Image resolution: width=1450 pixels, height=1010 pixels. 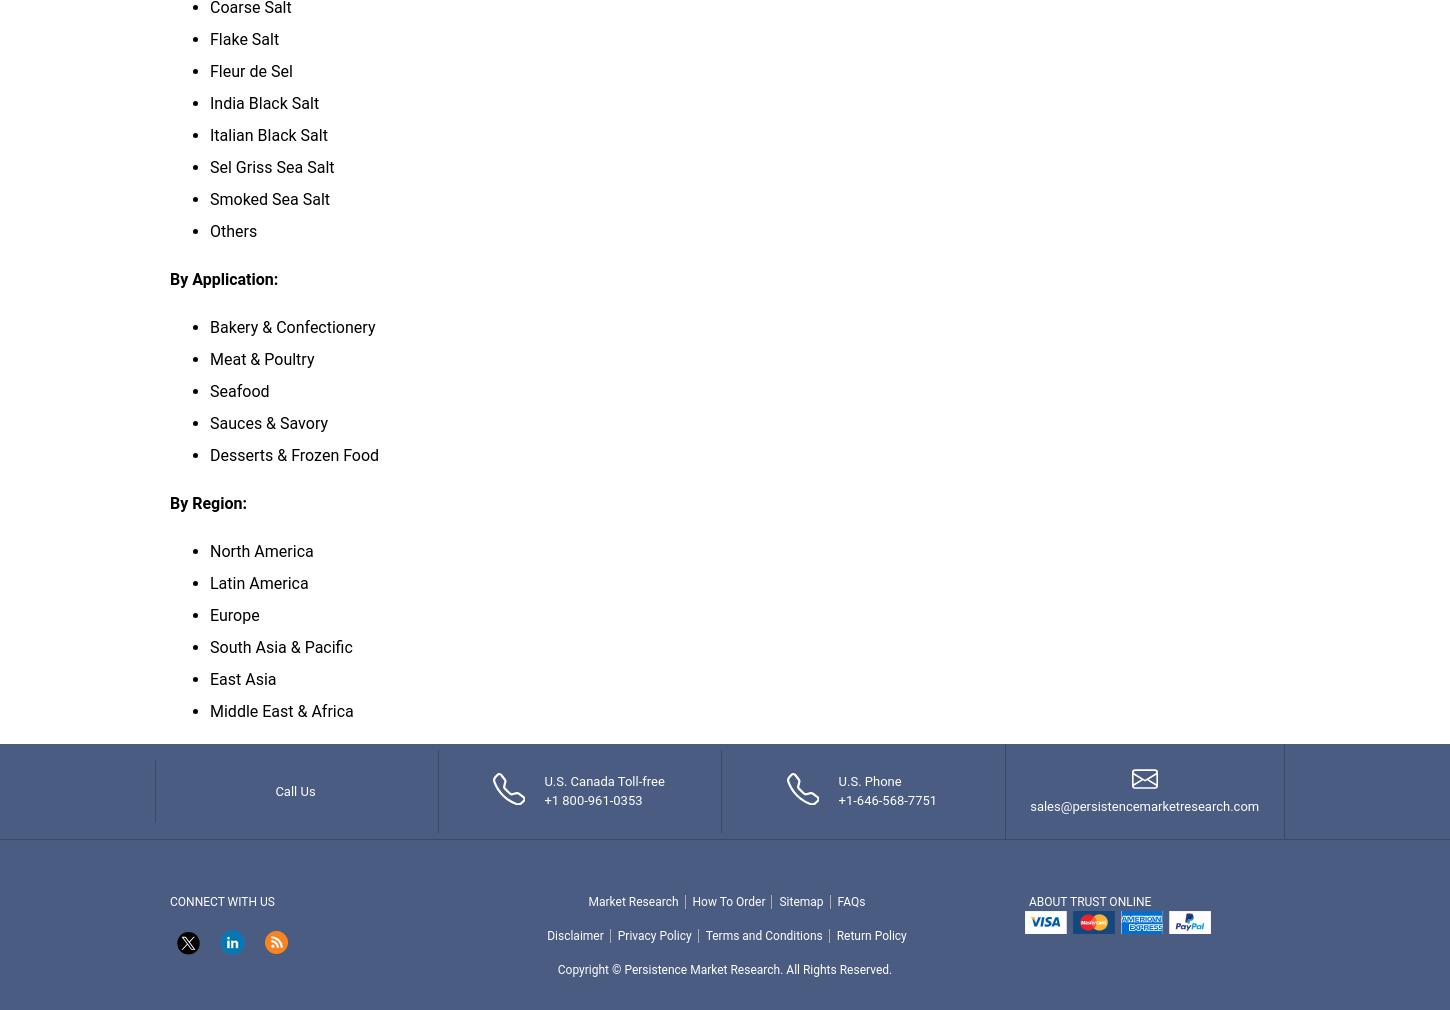 What do you see at coordinates (250, 69) in the screenshot?
I see `'Fleur de Sel'` at bounding box center [250, 69].